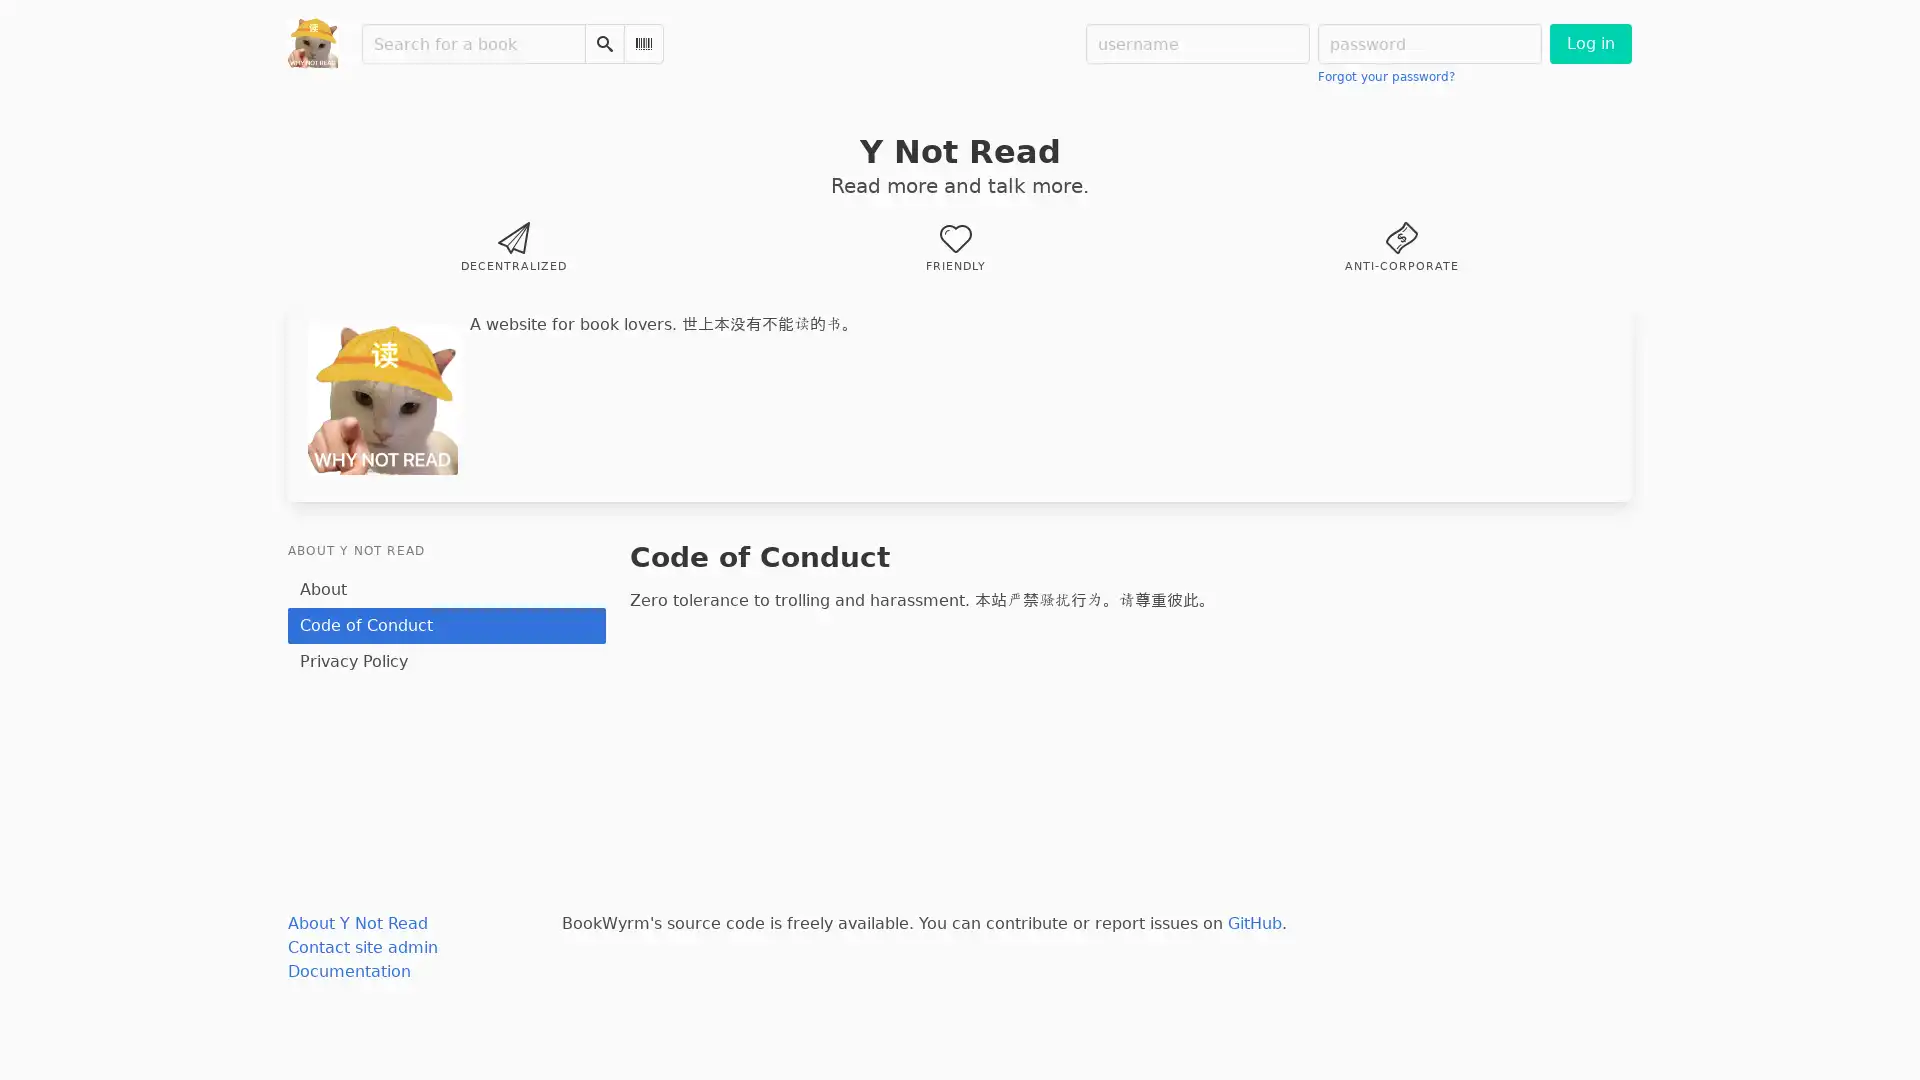 The image size is (1920, 1080). Describe the element at coordinates (1589, 43) in the screenshot. I see `Log in` at that location.